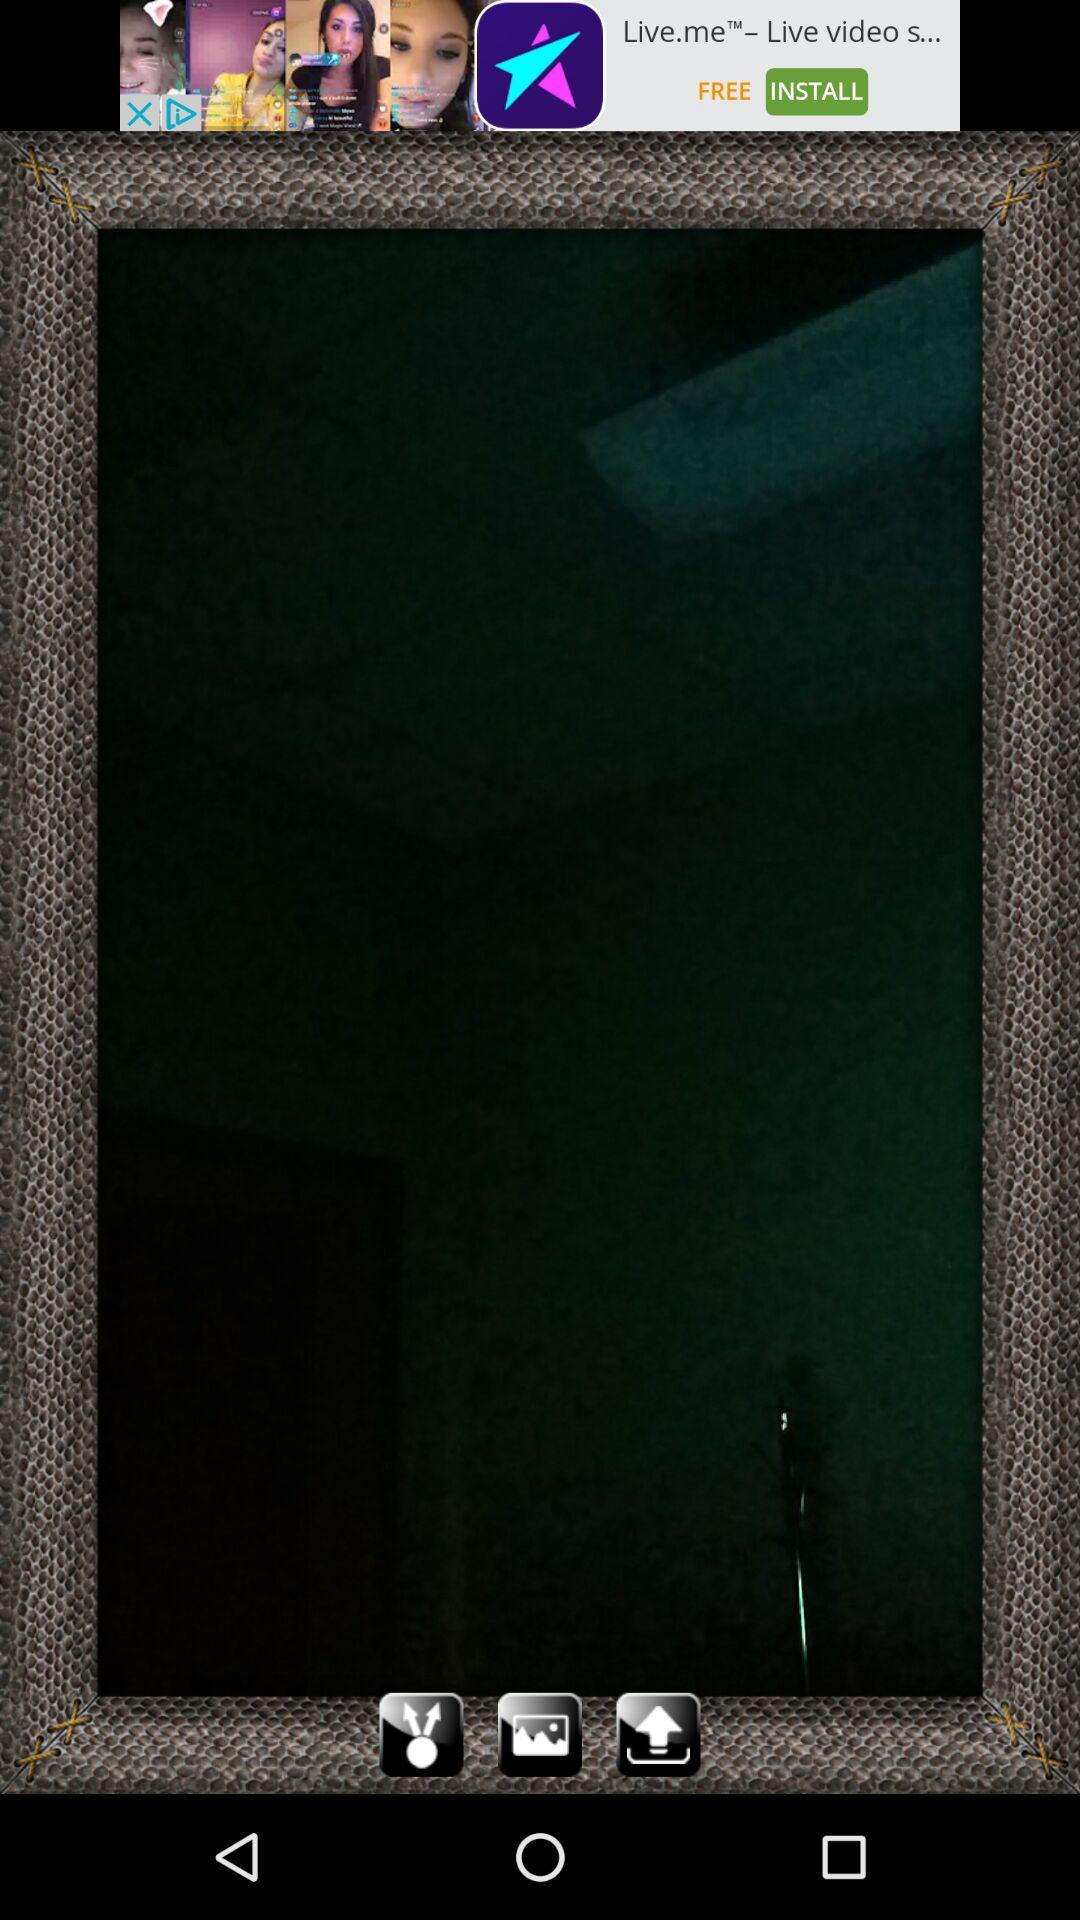 Image resolution: width=1080 pixels, height=1920 pixels. I want to click on share selection, so click(420, 1733).